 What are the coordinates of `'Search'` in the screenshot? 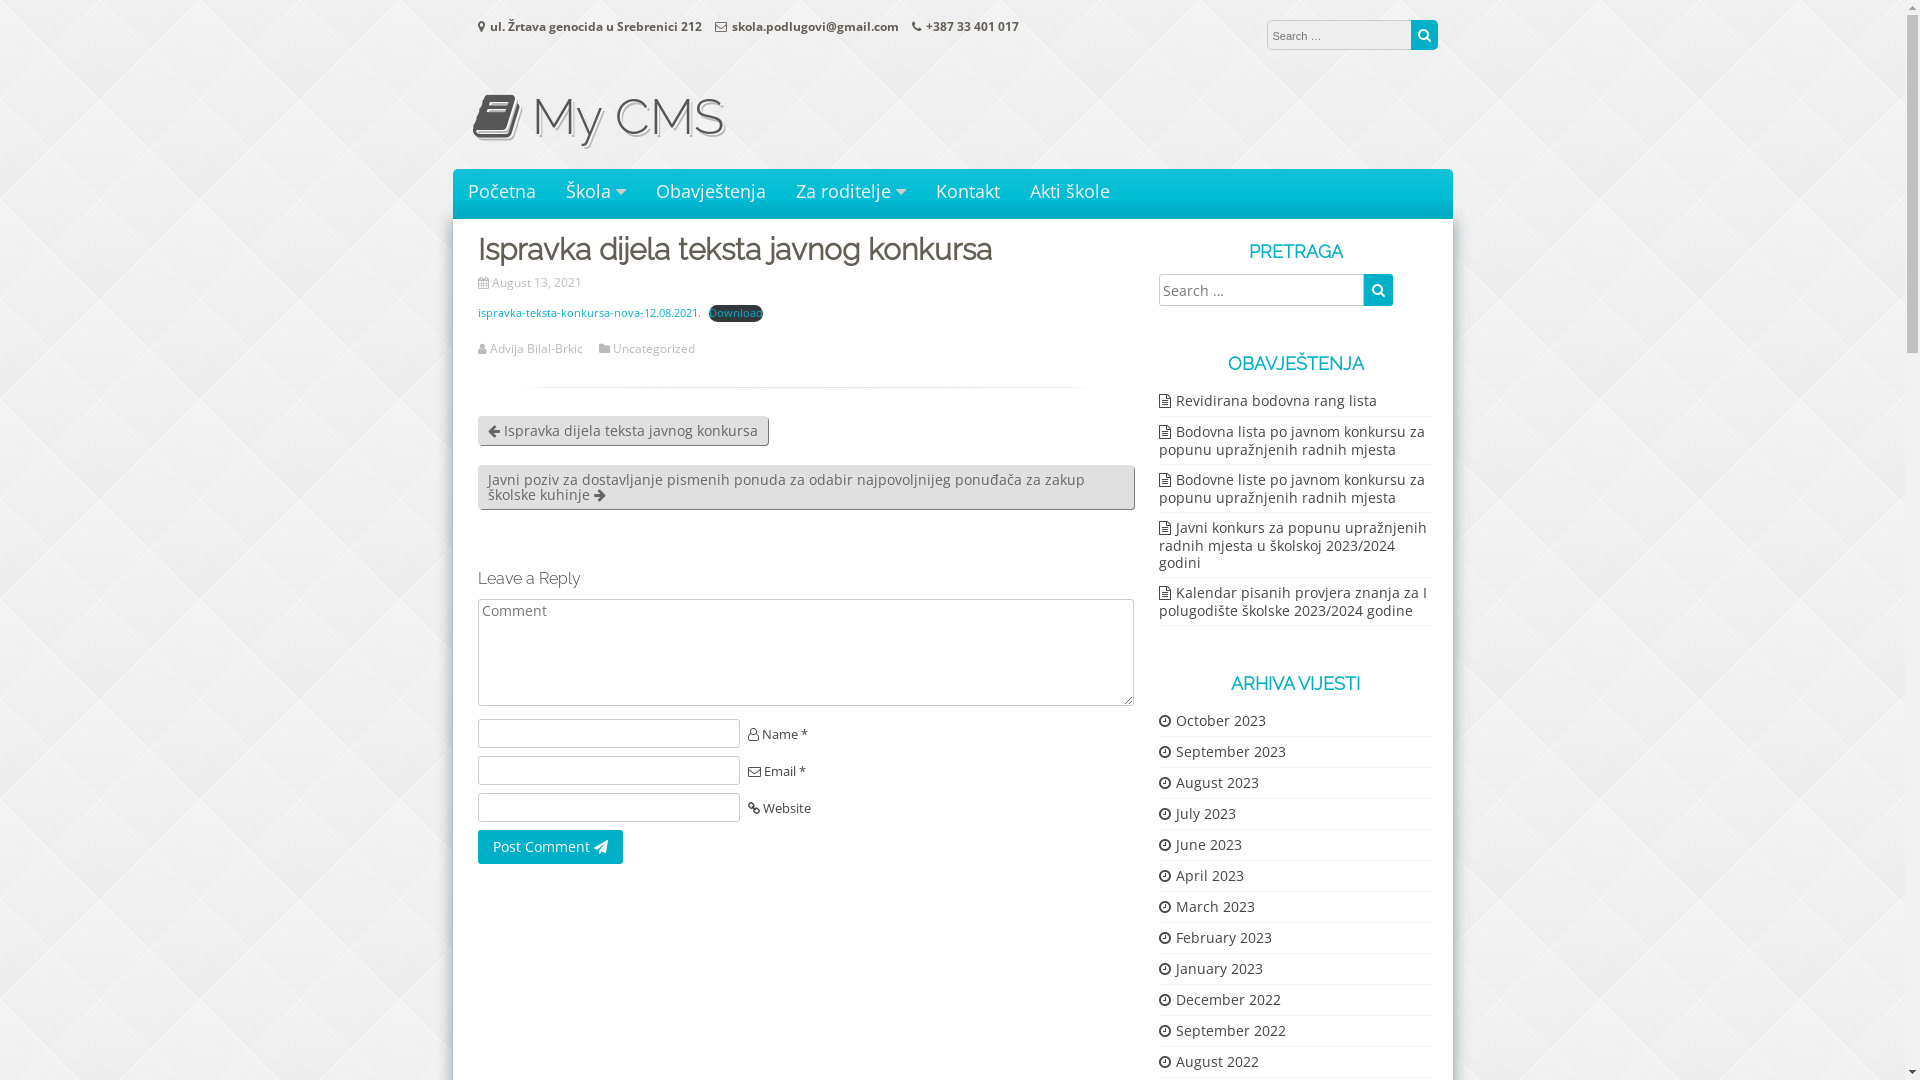 It's located at (1422, 34).